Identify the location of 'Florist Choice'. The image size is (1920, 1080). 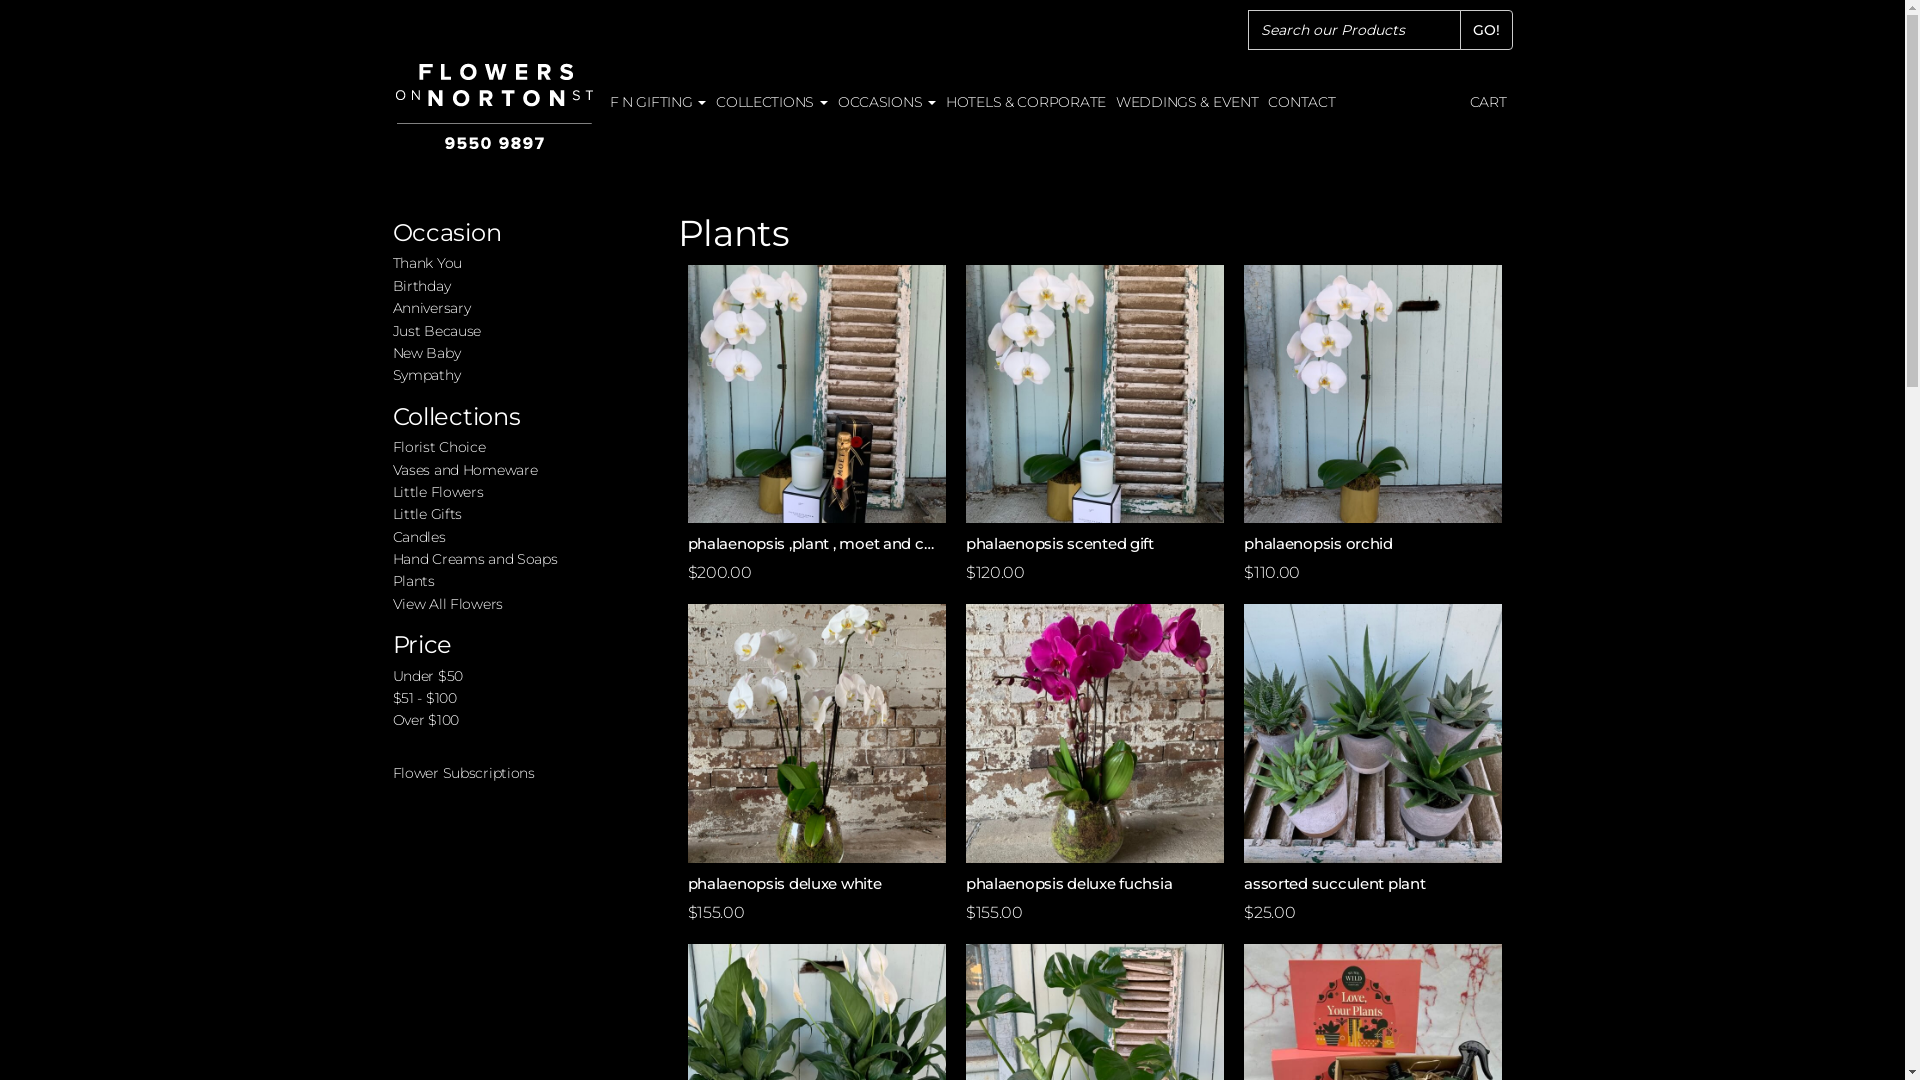
(437, 446).